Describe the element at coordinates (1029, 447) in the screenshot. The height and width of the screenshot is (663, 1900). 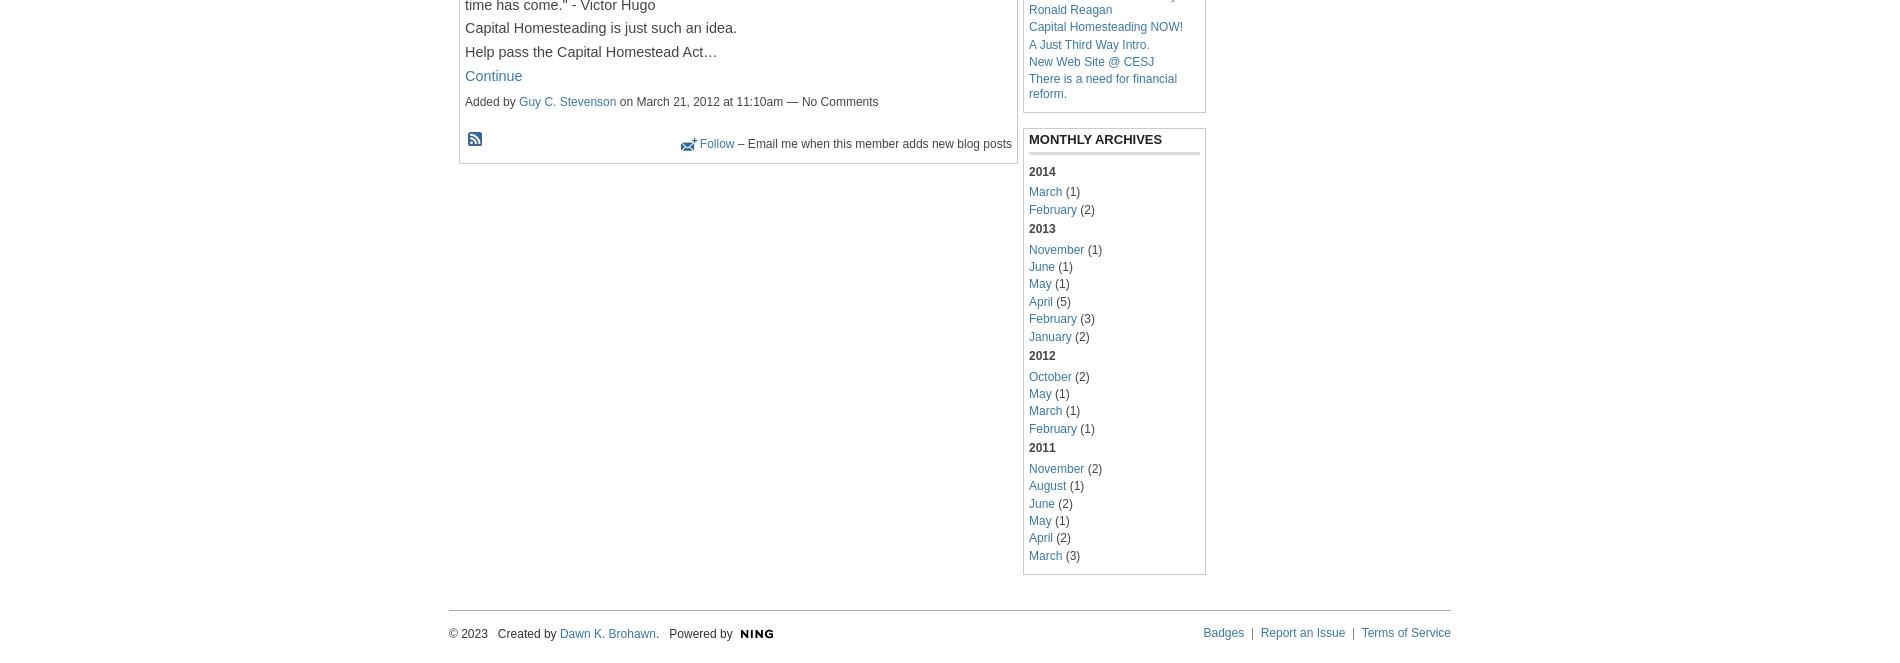
I see `'2011'` at that location.